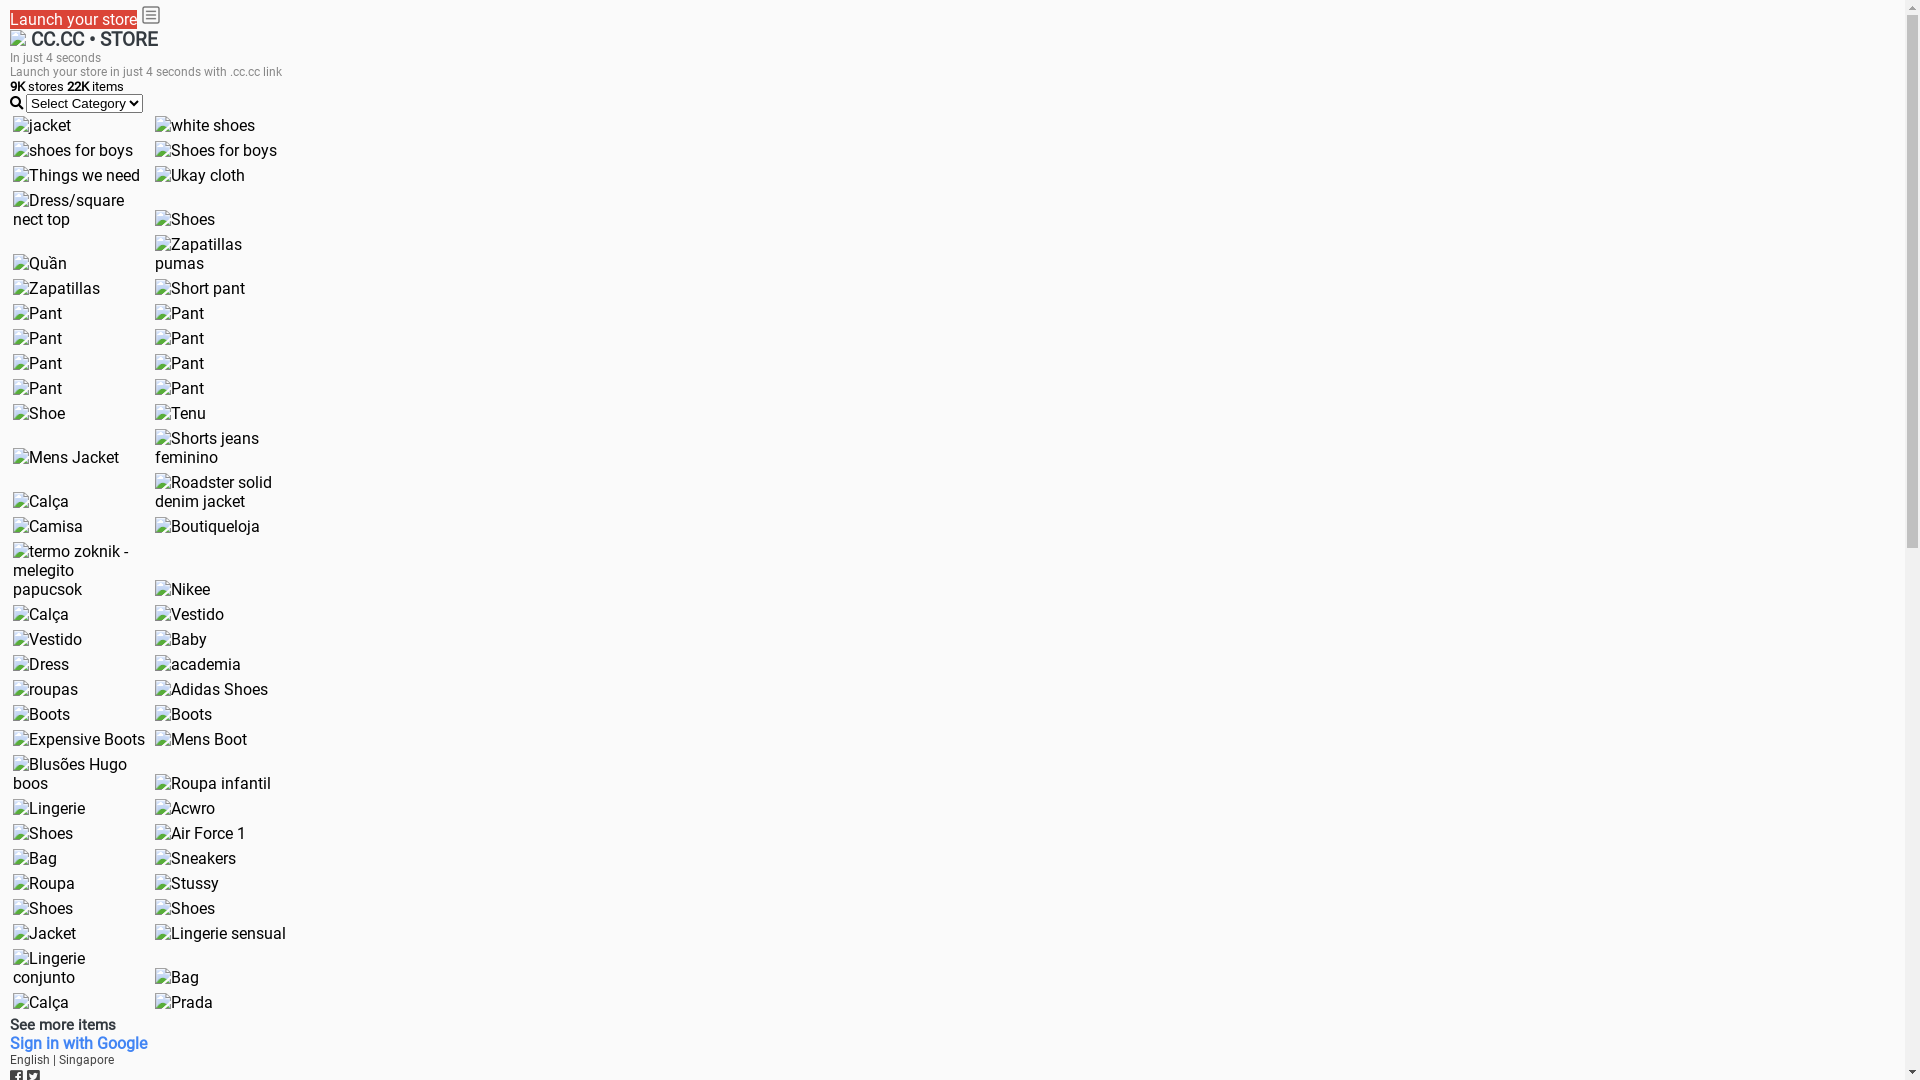 The image size is (1920, 1080). Describe the element at coordinates (34, 857) in the screenshot. I see `'Bag'` at that location.